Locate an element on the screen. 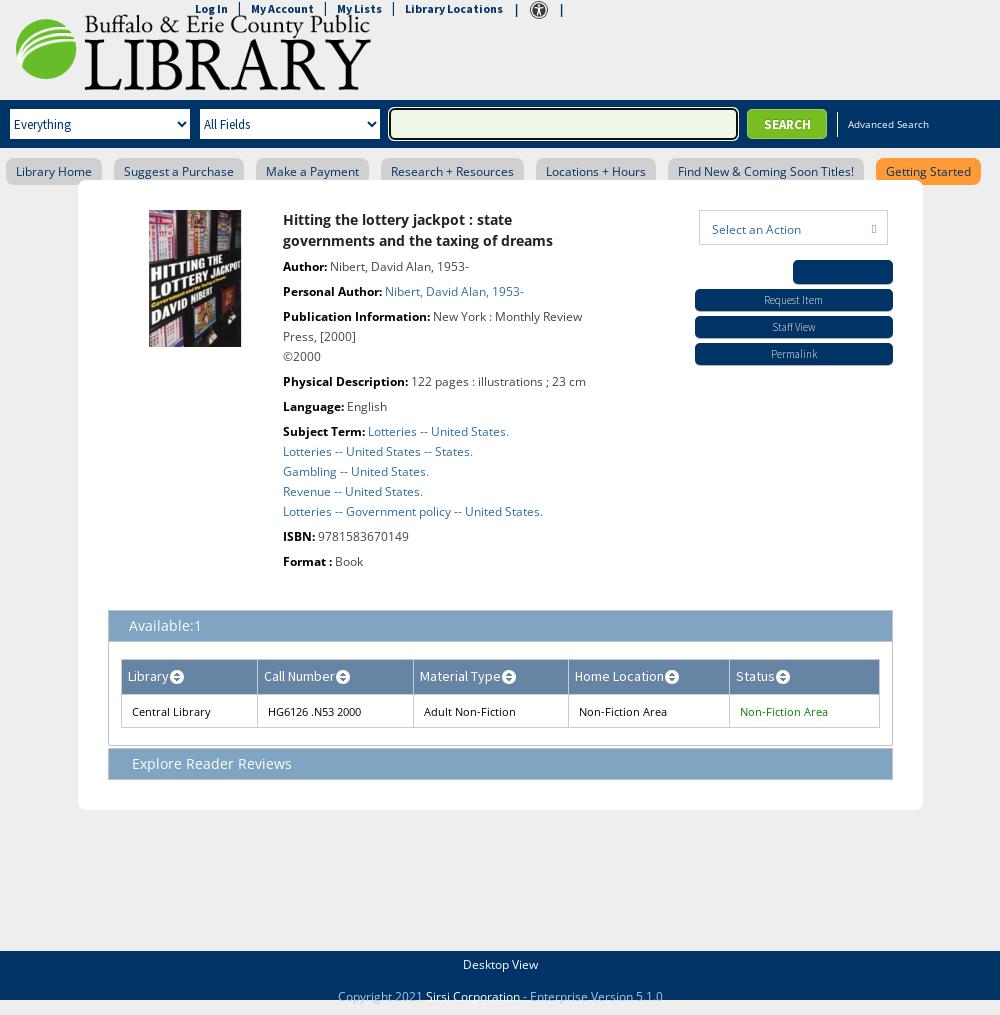 Image resolution: width=1000 pixels, height=1015 pixels. 'Subject Term:' is located at coordinates (282, 431).